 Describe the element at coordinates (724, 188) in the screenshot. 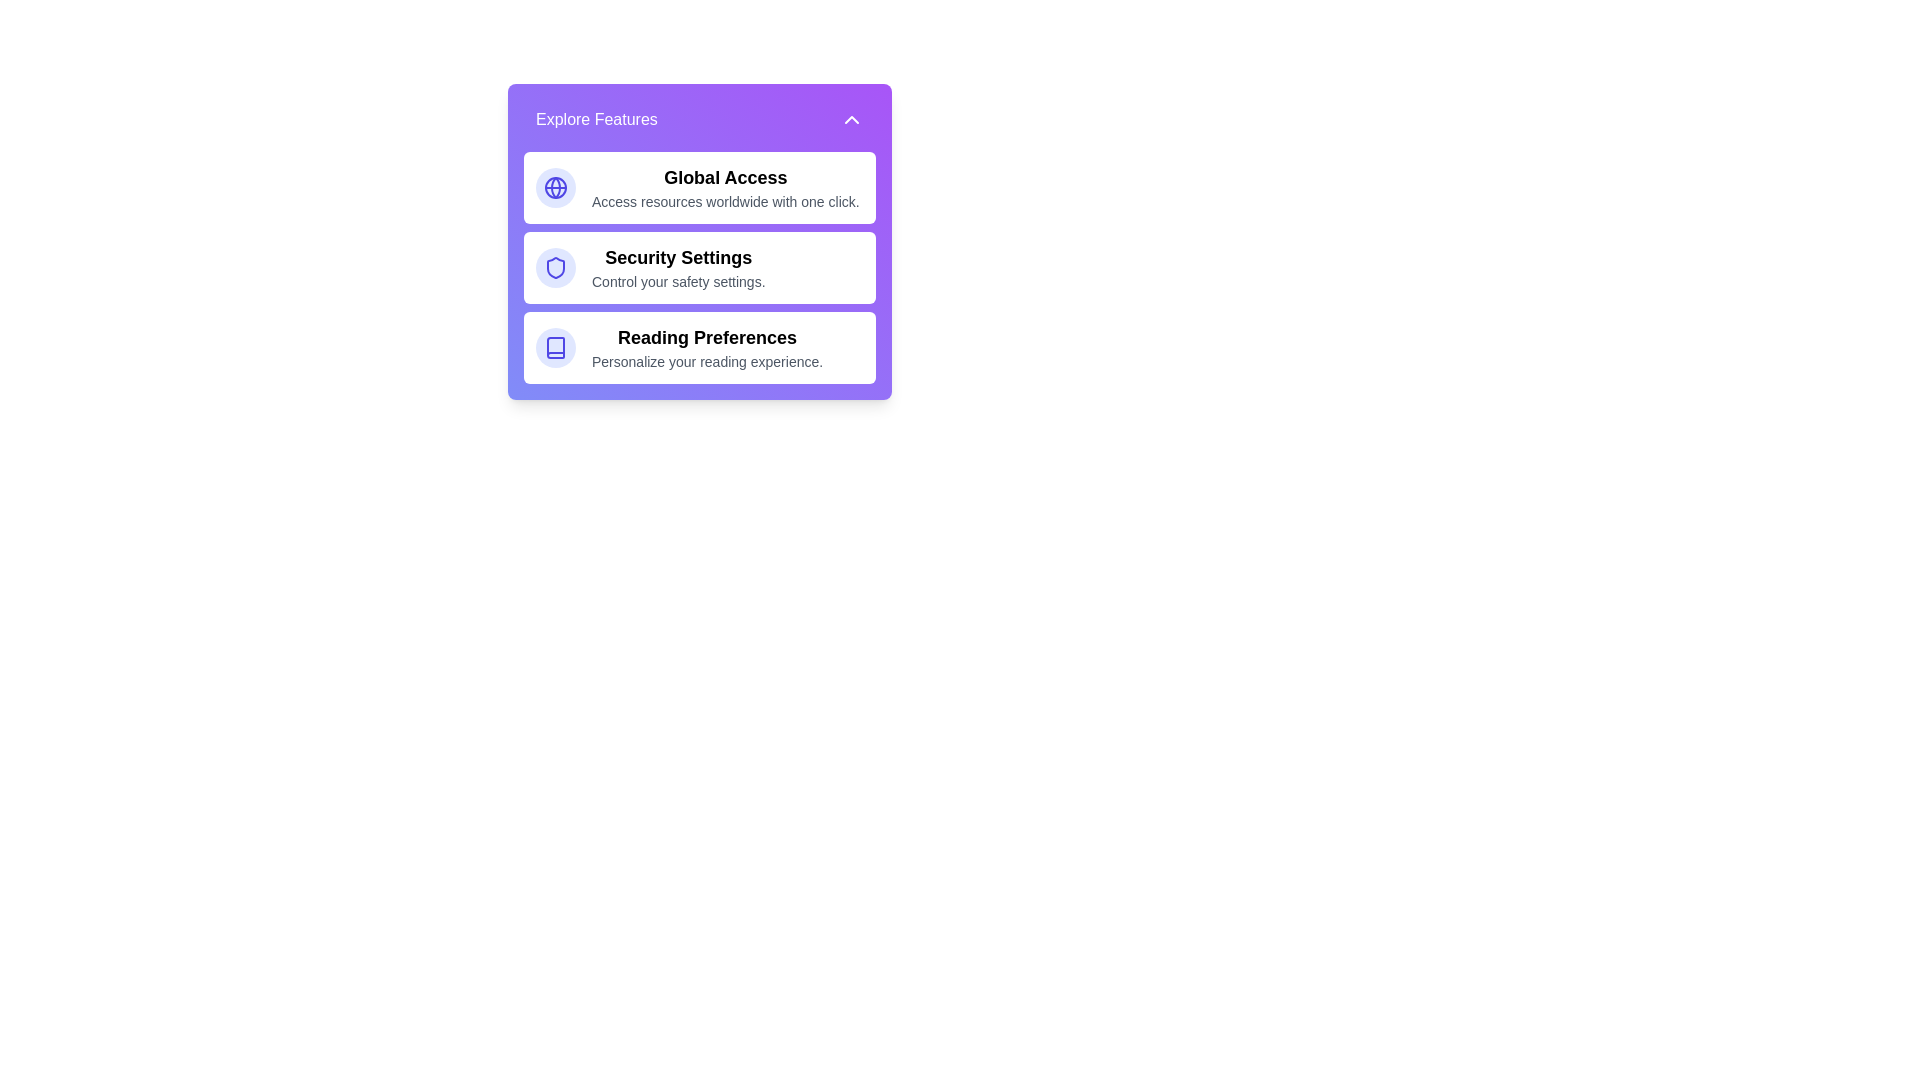

I see `the Information Display Panel titled 'Global Access'` at that location.